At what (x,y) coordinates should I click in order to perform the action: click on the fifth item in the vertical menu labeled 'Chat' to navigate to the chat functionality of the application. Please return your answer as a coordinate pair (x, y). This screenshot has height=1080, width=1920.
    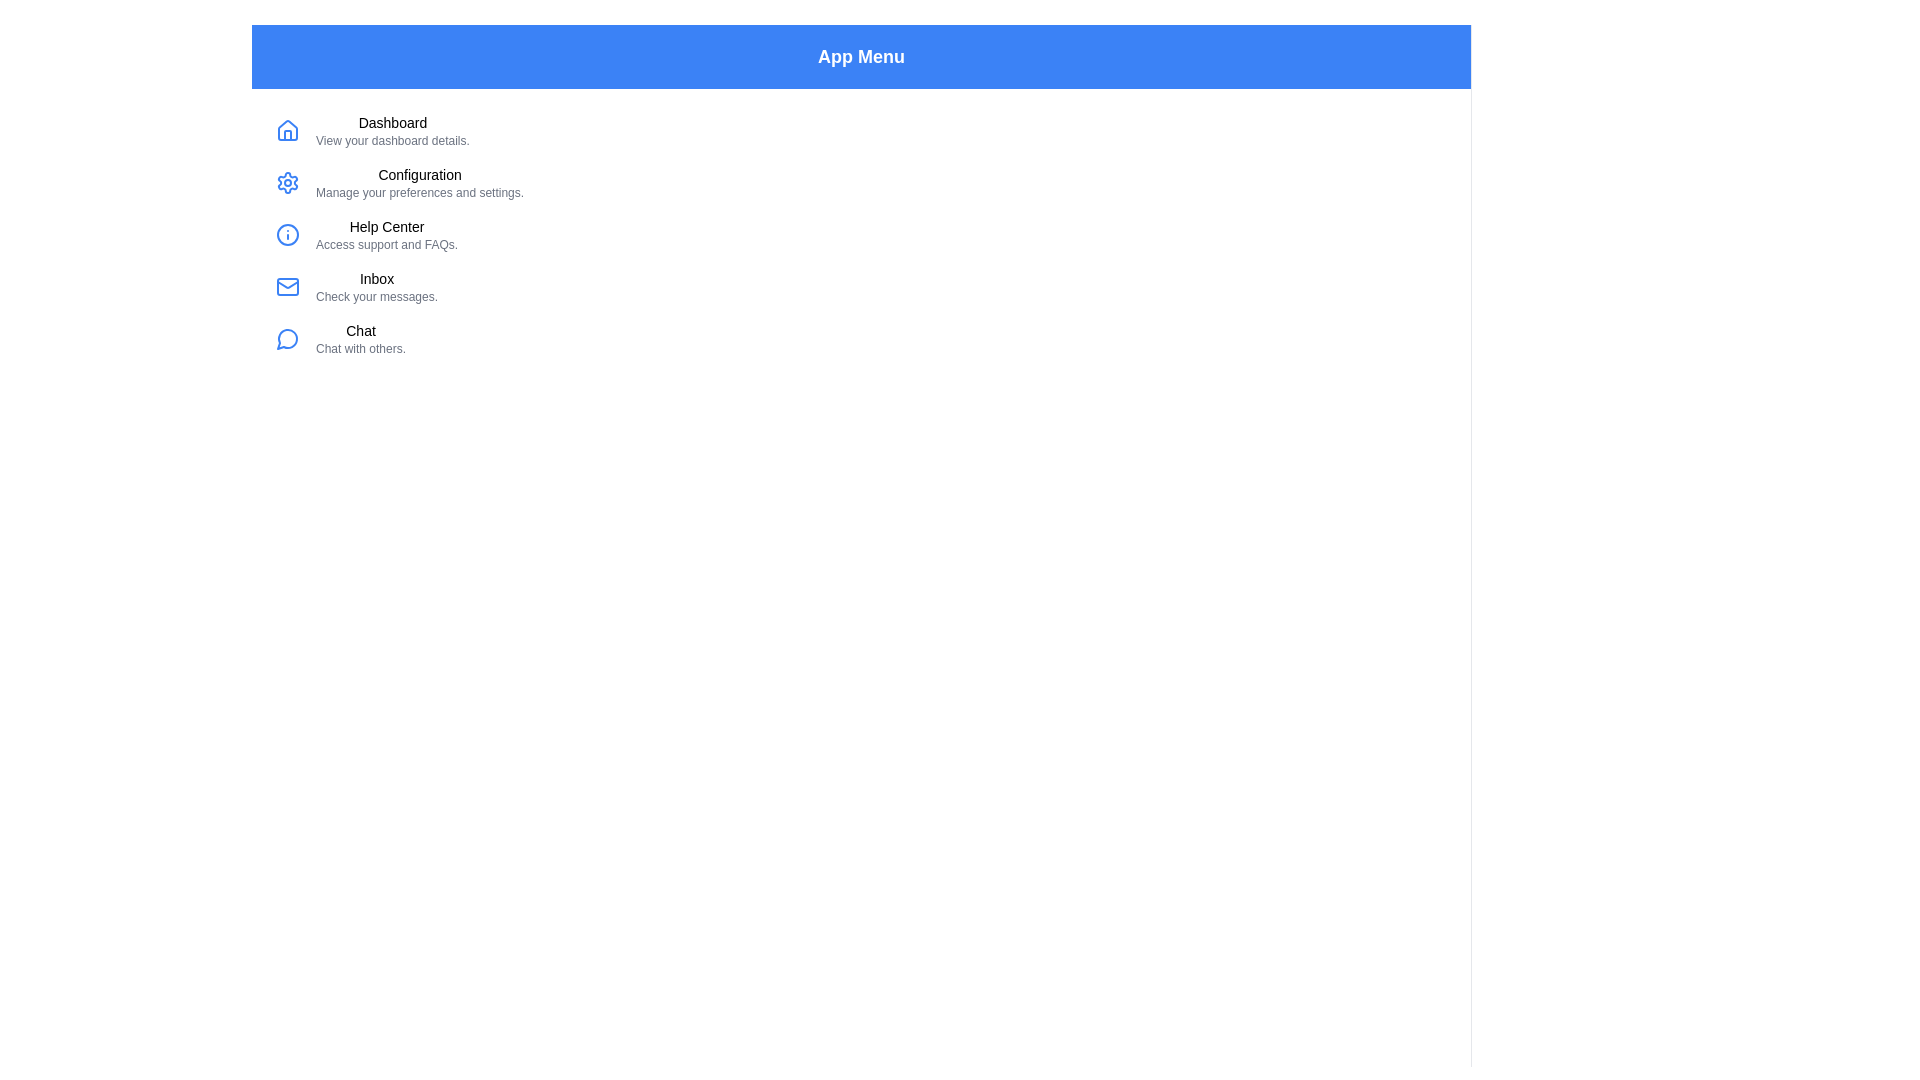
    Looking at the image, I should click on (360, 338).